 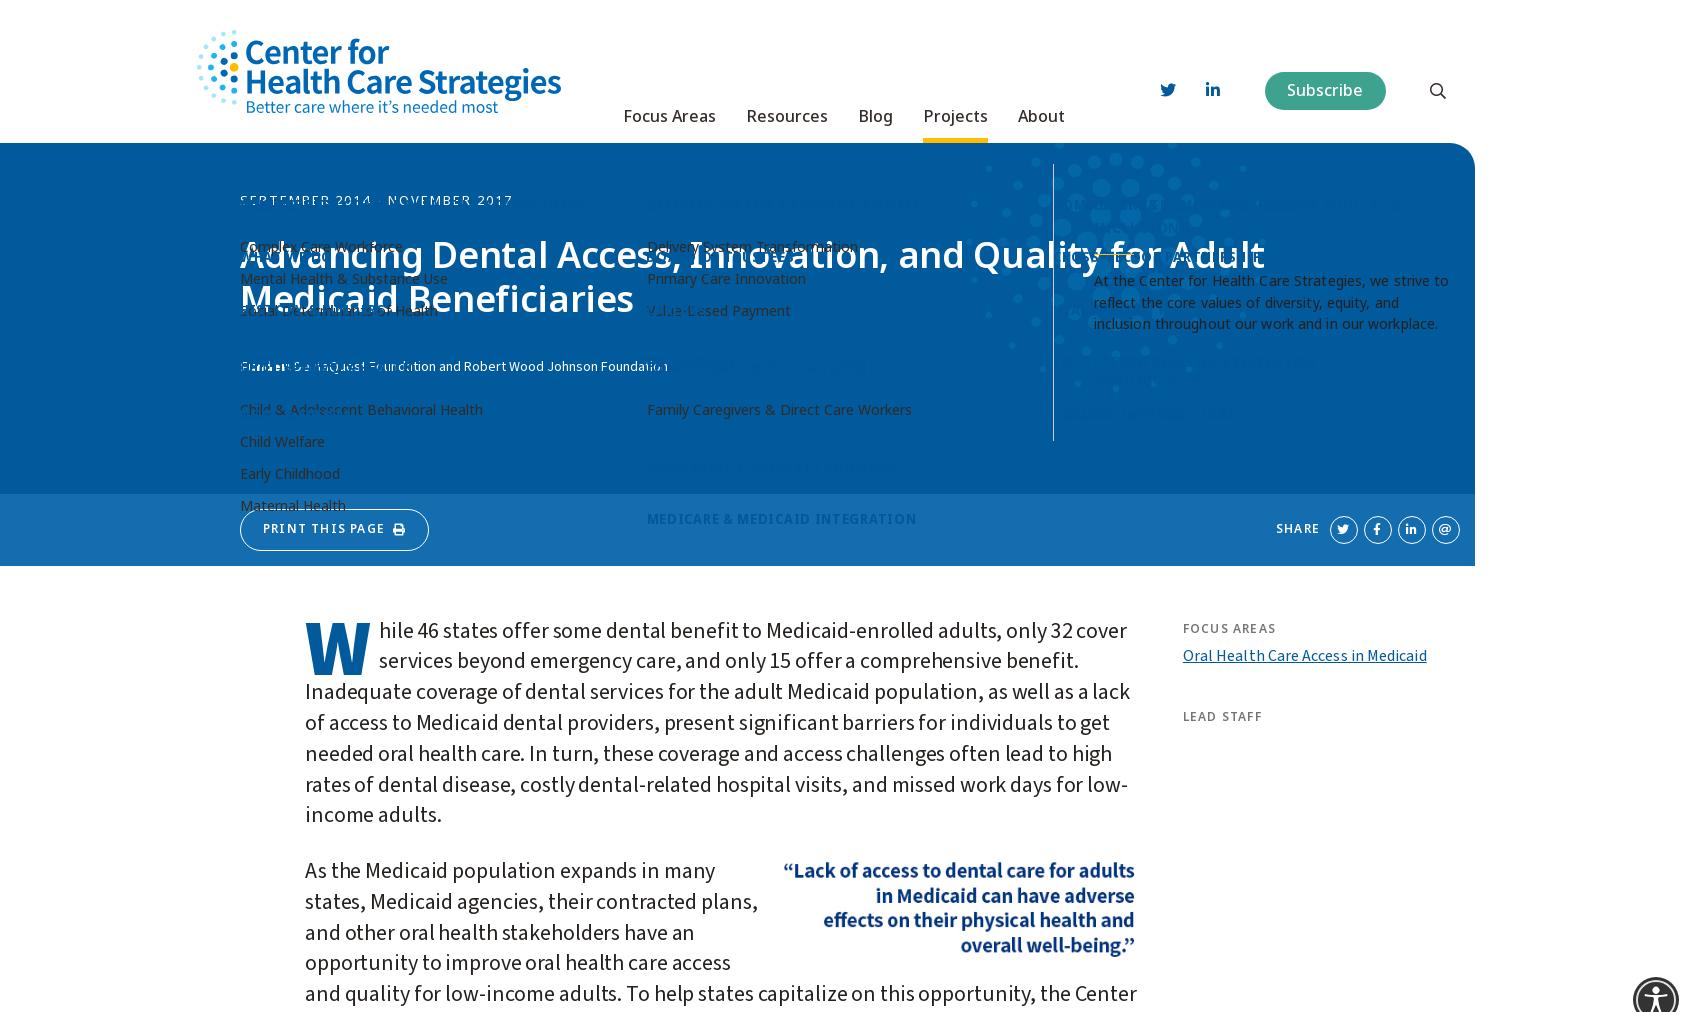 I want to click on 'Delivery System Transformation', so click(x=750, y=239).